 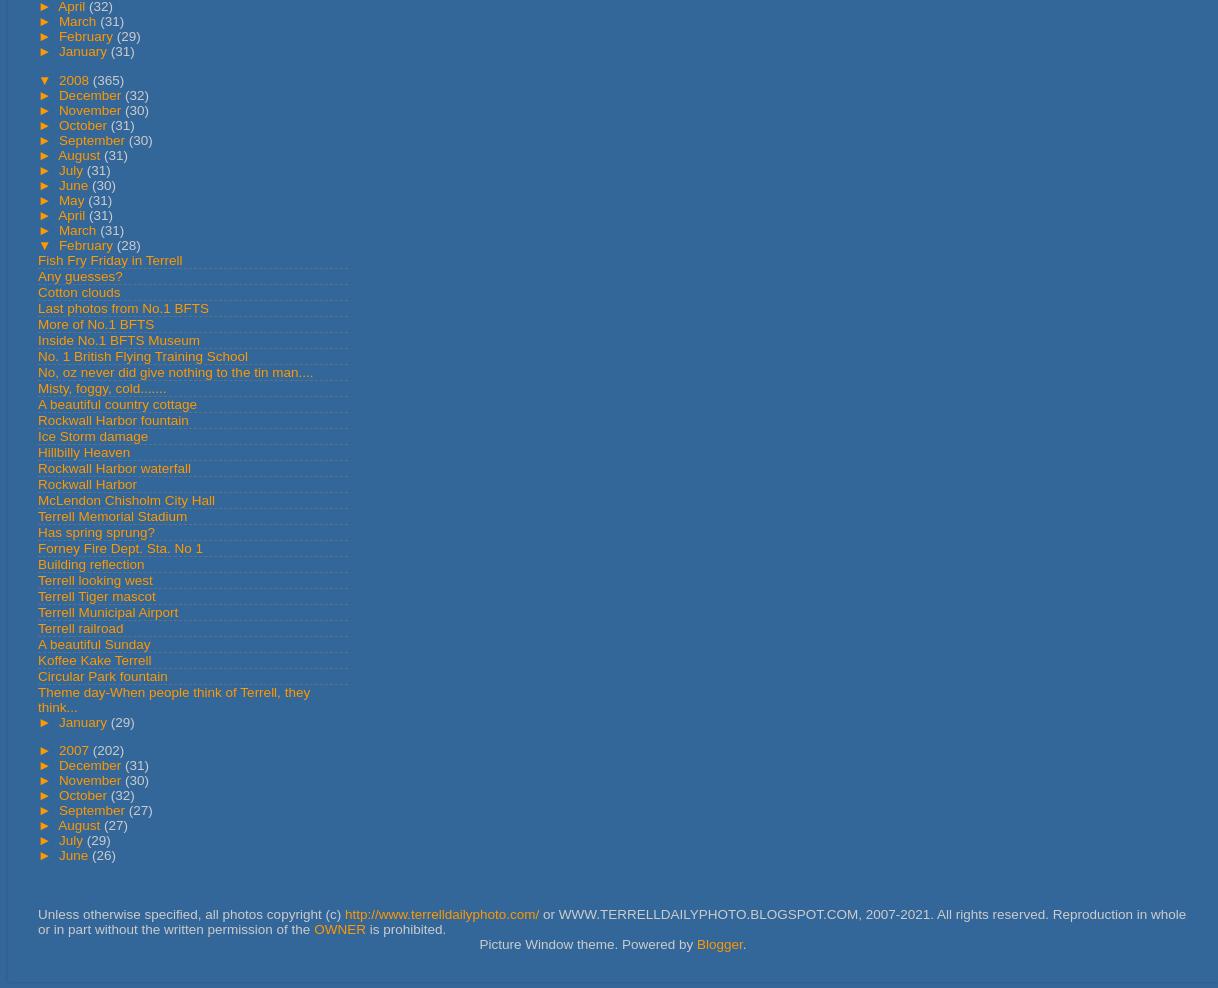 I want to click on 'OWNER', so click(x=338, y=928).